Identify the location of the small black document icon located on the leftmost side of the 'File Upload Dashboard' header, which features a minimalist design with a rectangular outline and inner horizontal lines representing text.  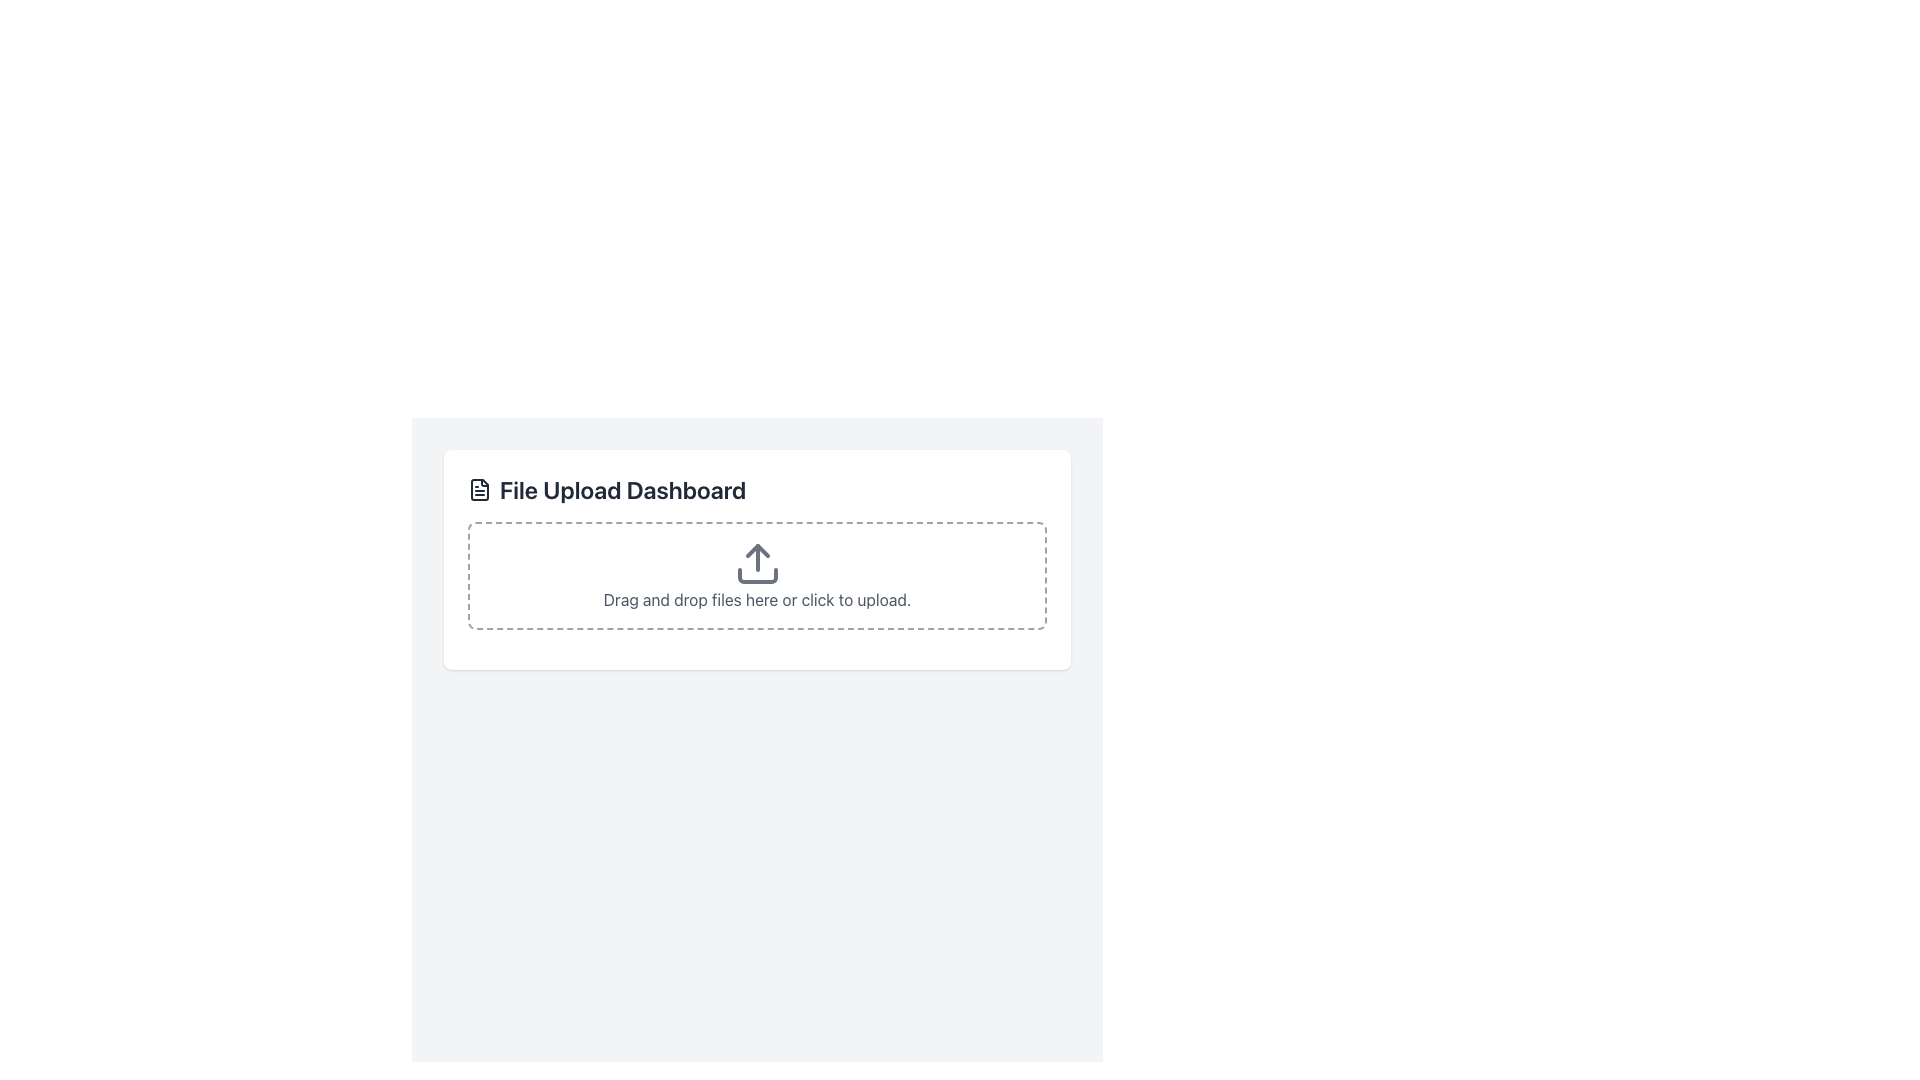
(480, 489).